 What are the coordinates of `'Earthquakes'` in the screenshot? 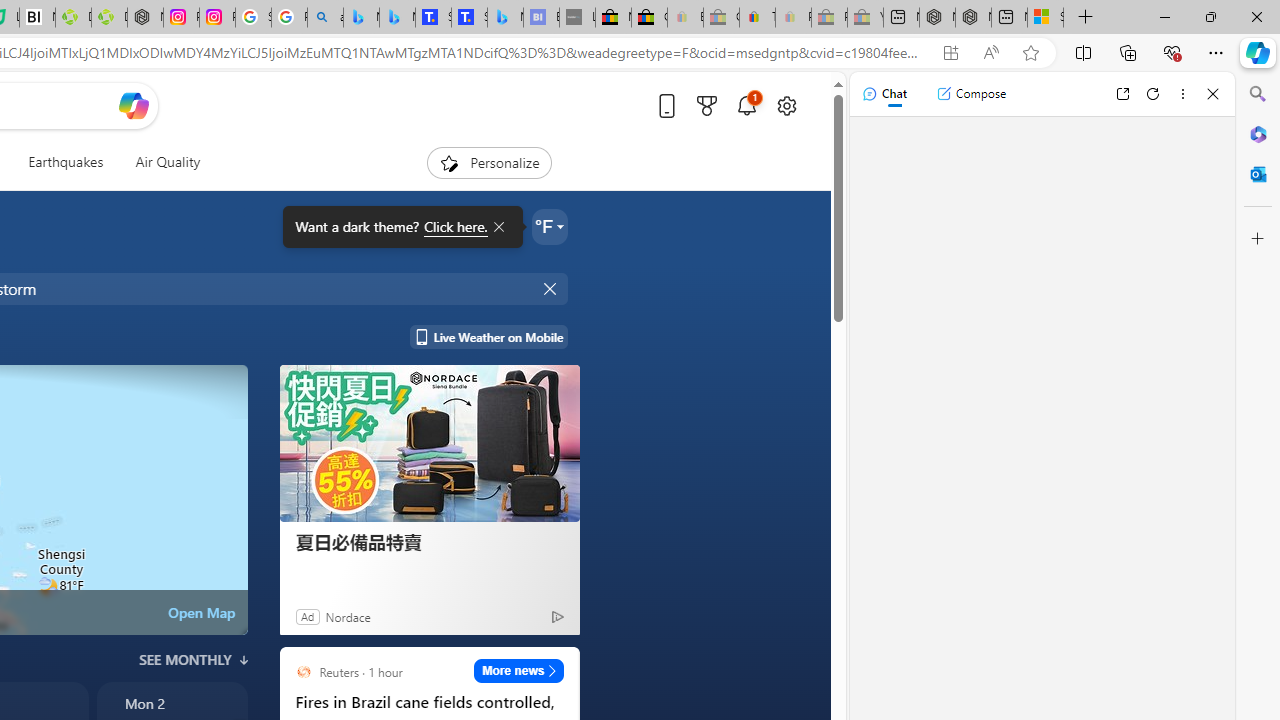 It's located at (65, 162).